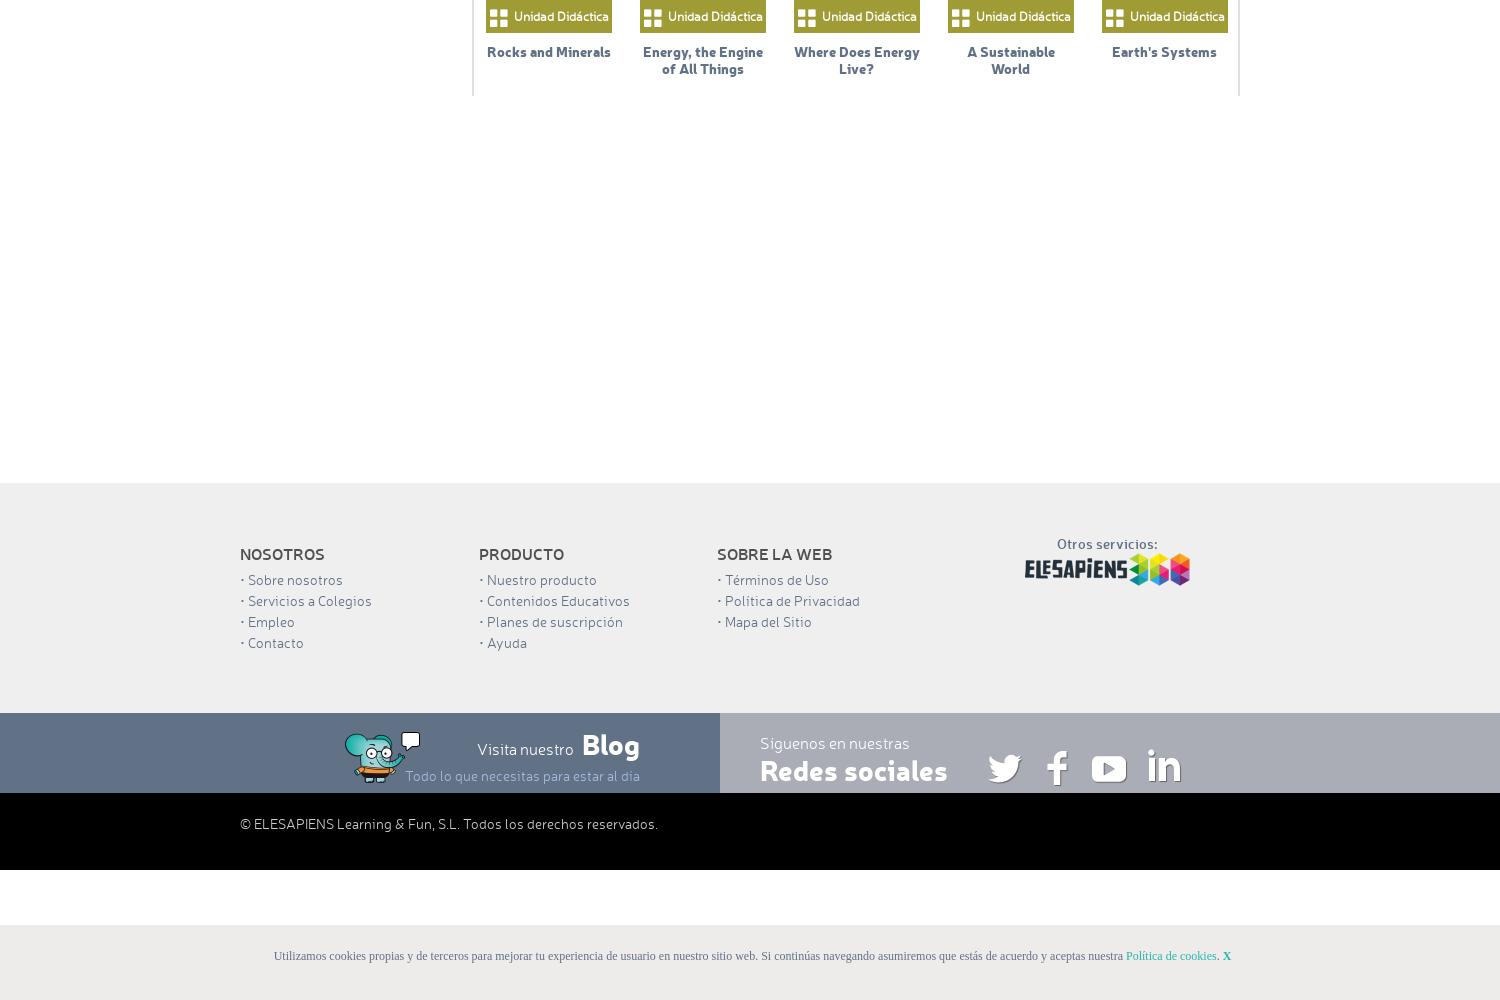 The width and height of the screenshot is (1500, 1000). Describe the element at coordinates (834, 742) in the screenshot. I see `'Síguenos en nuestras'` at that location.